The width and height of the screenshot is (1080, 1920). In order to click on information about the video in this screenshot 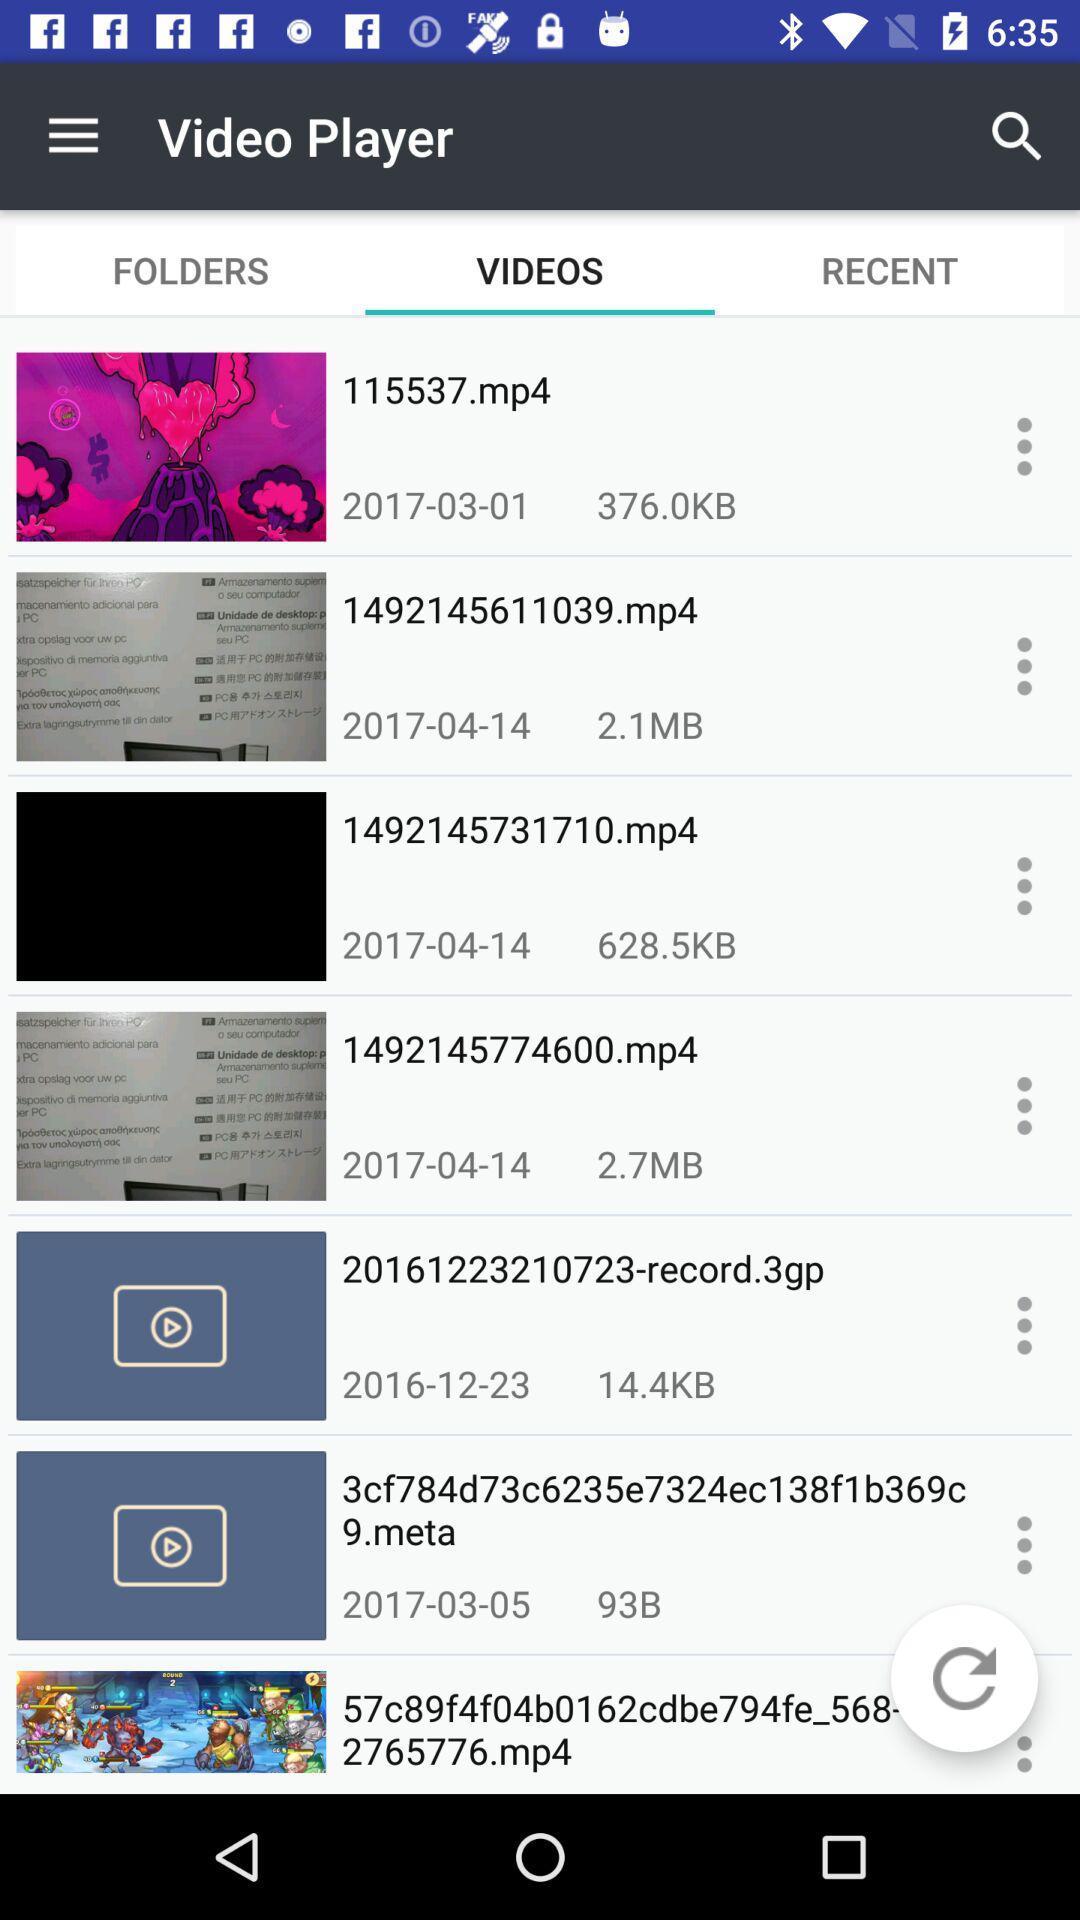, I will do `click(1024, 1743)`.